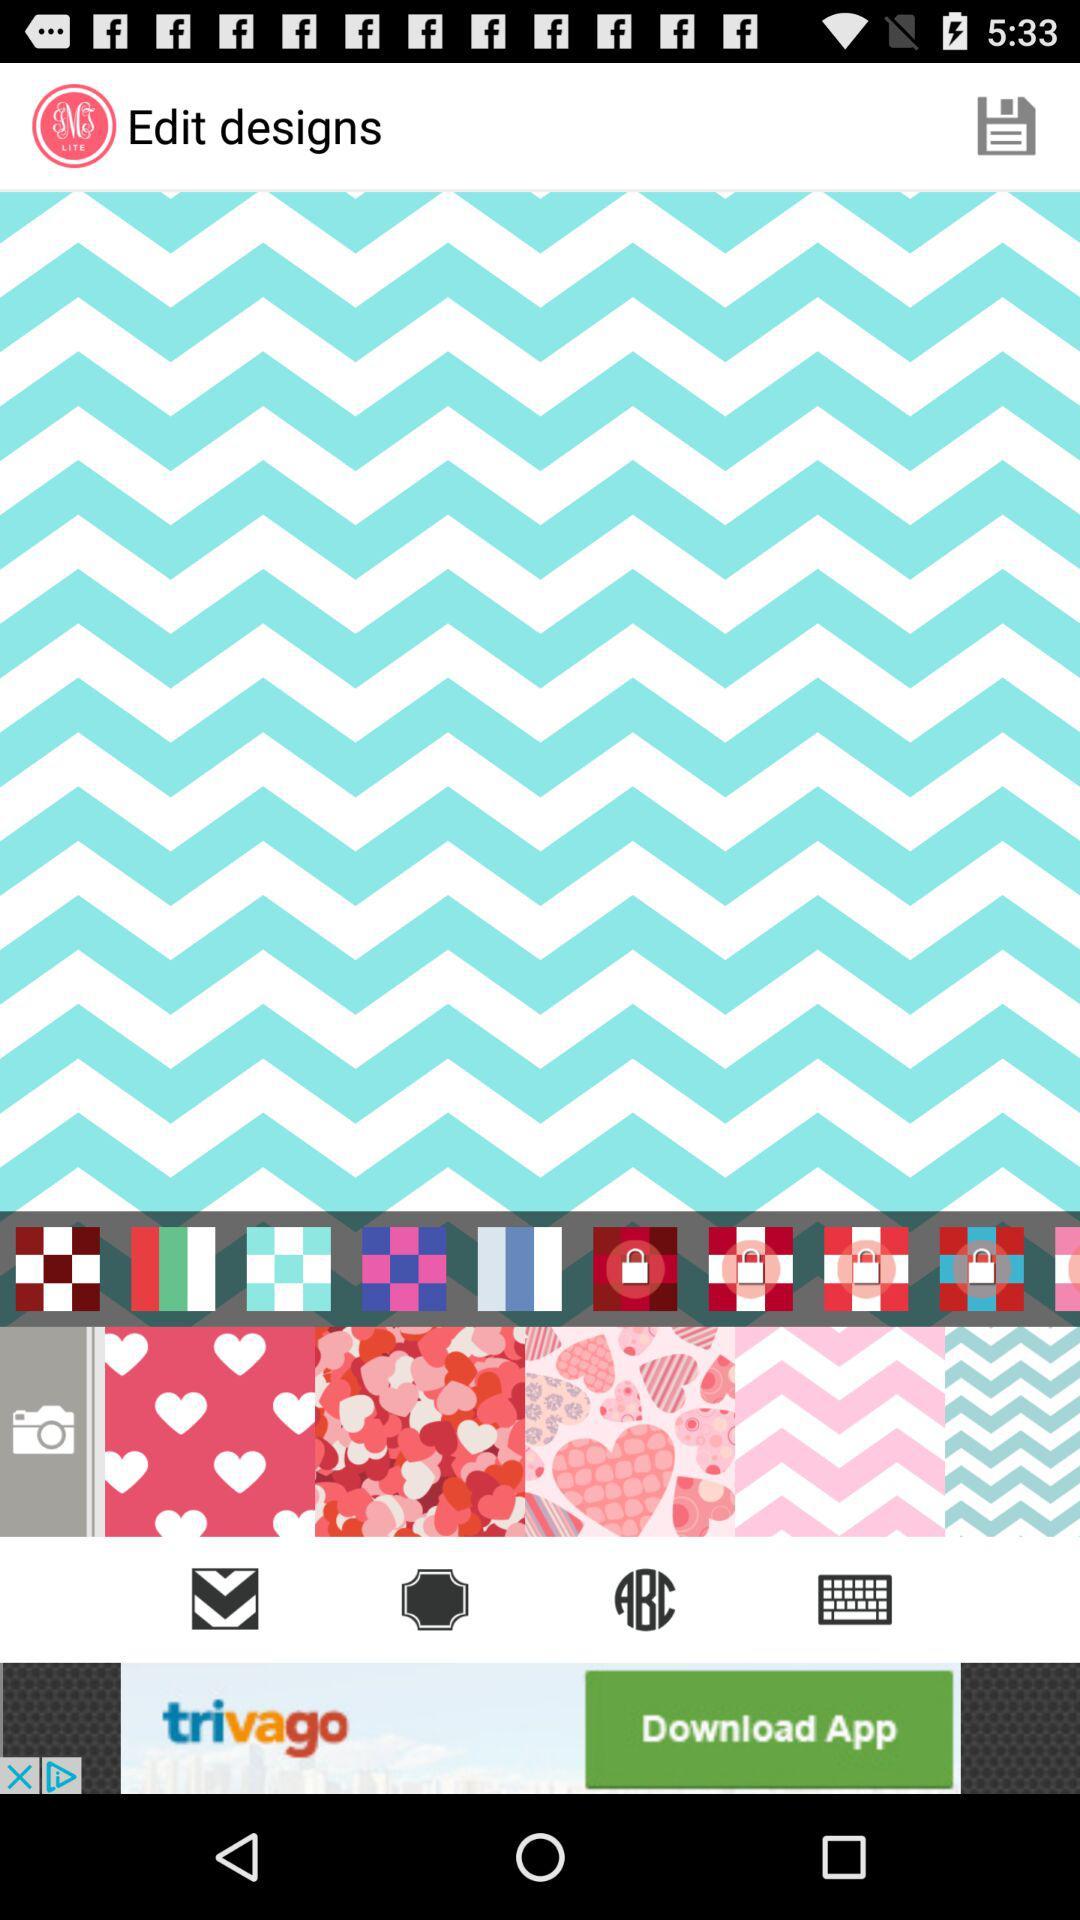 The width and height of the screenshot is (1080, 1920). Describe the element at coordinates (209, 1430) in the screenshot. I see `the first image of the bottom left corner` at that location.